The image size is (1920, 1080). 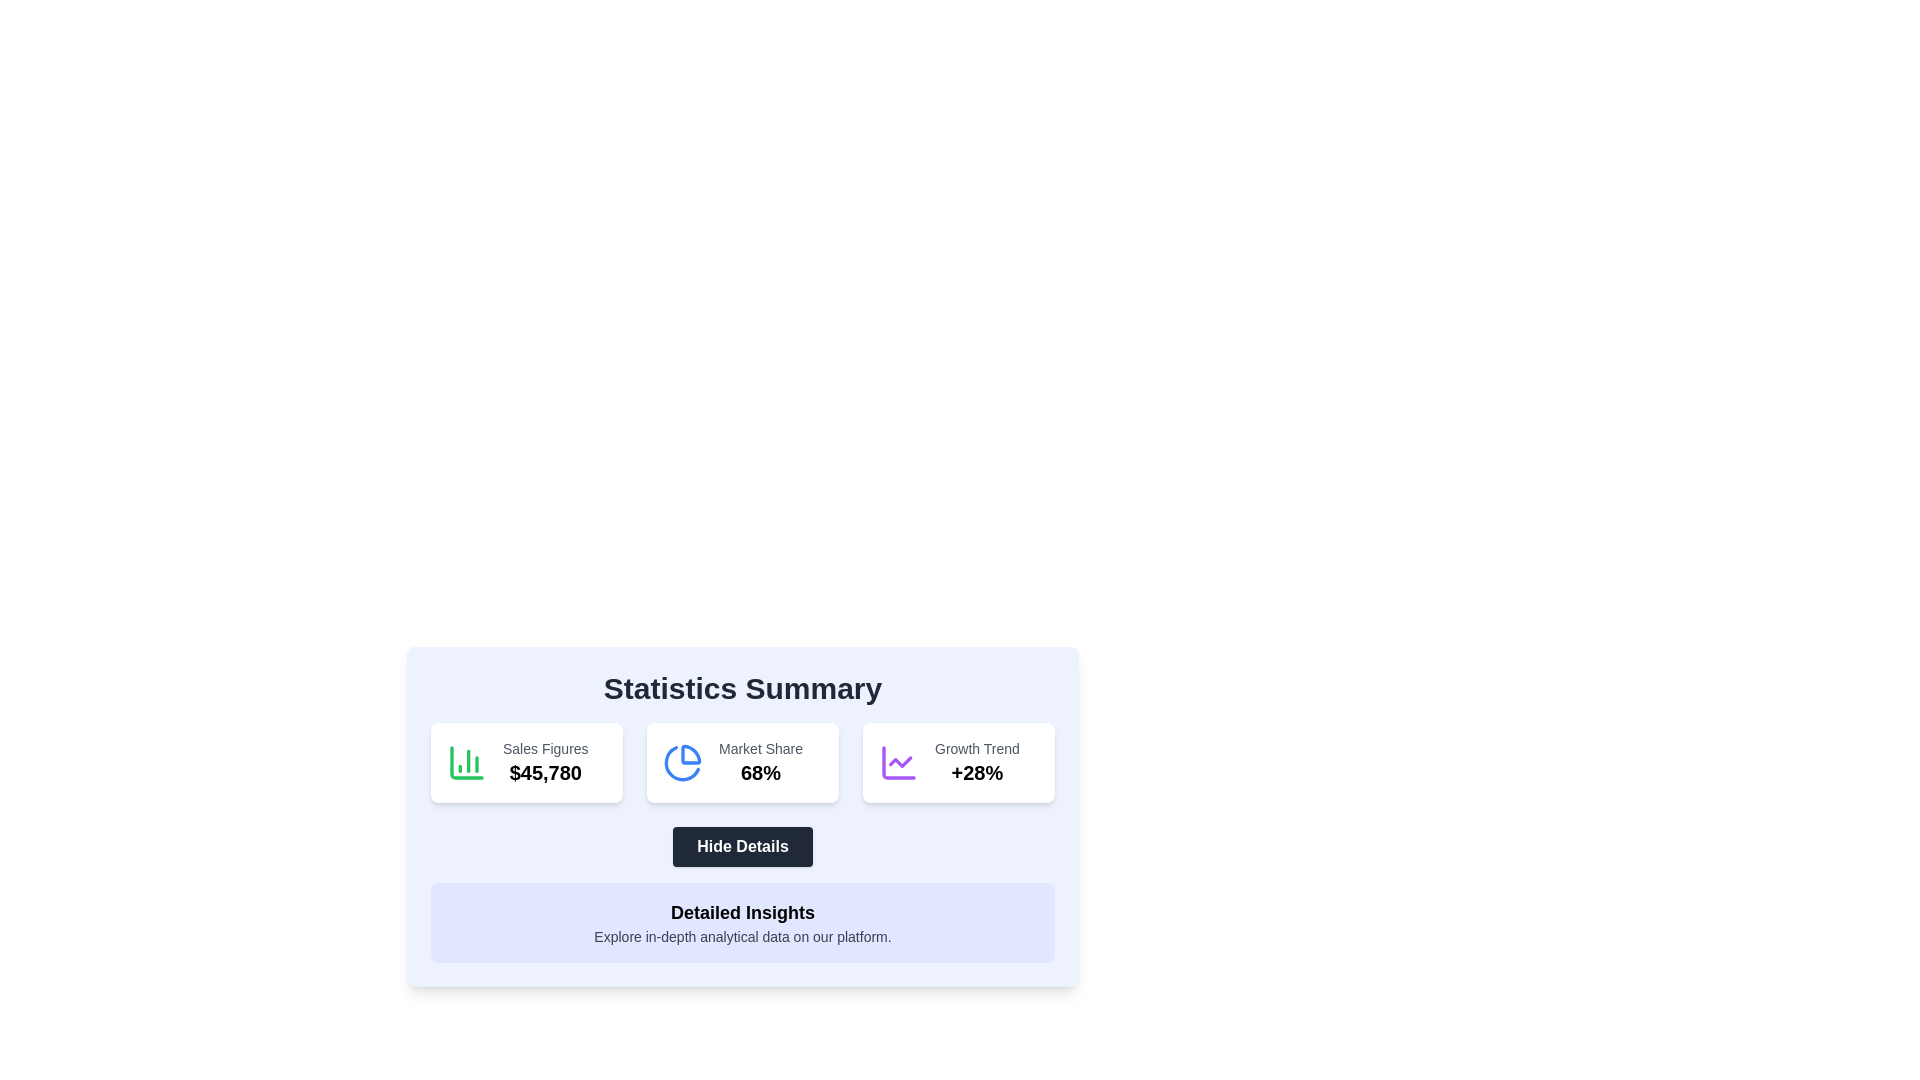 I want to click on the Data Display Component that shows a monetary value, located in the left section of the 'Statistics Summary' panel, to interact with it if it is interactive, so click(x=545, y=763).